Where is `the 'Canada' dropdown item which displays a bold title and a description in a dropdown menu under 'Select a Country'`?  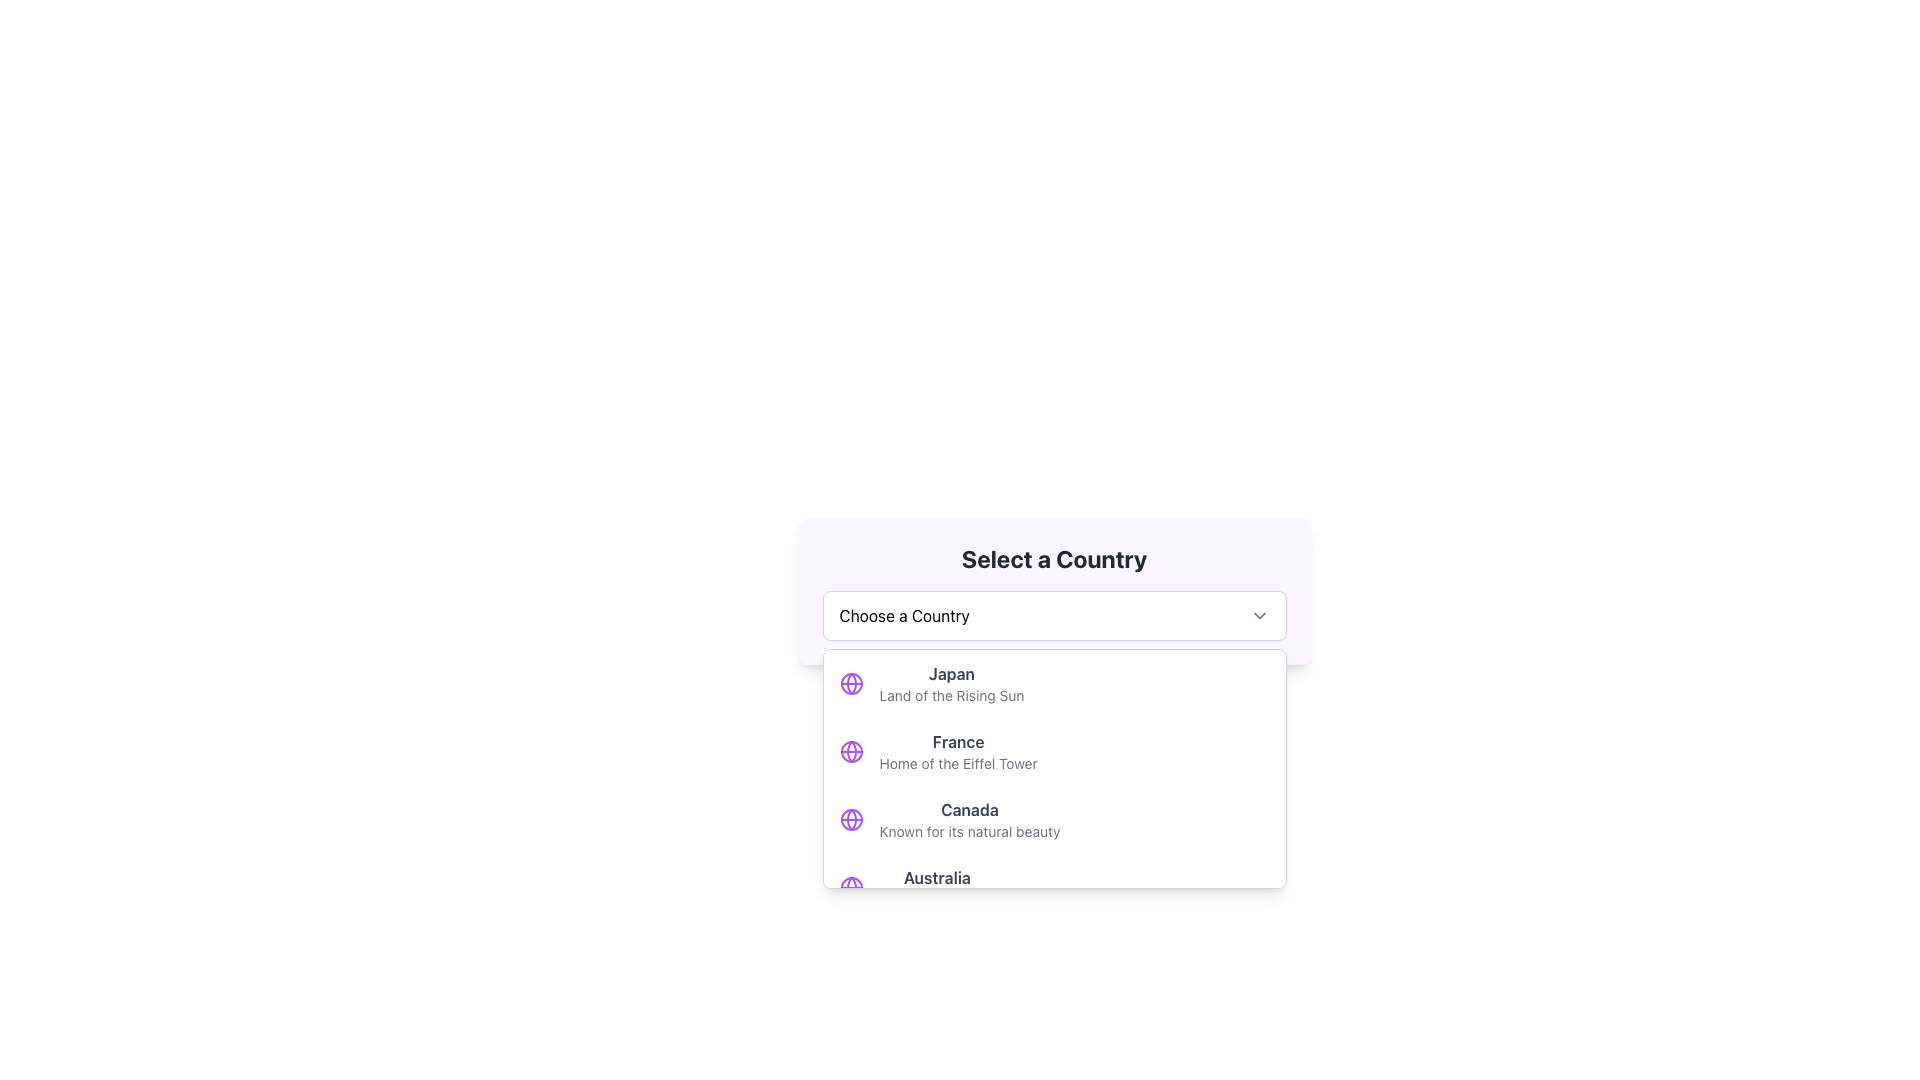 the 'Canada' dropdown item which displays a bold title and a description in a dropdown menu under 'Select a Country' is located at coordinates (1053, 820).